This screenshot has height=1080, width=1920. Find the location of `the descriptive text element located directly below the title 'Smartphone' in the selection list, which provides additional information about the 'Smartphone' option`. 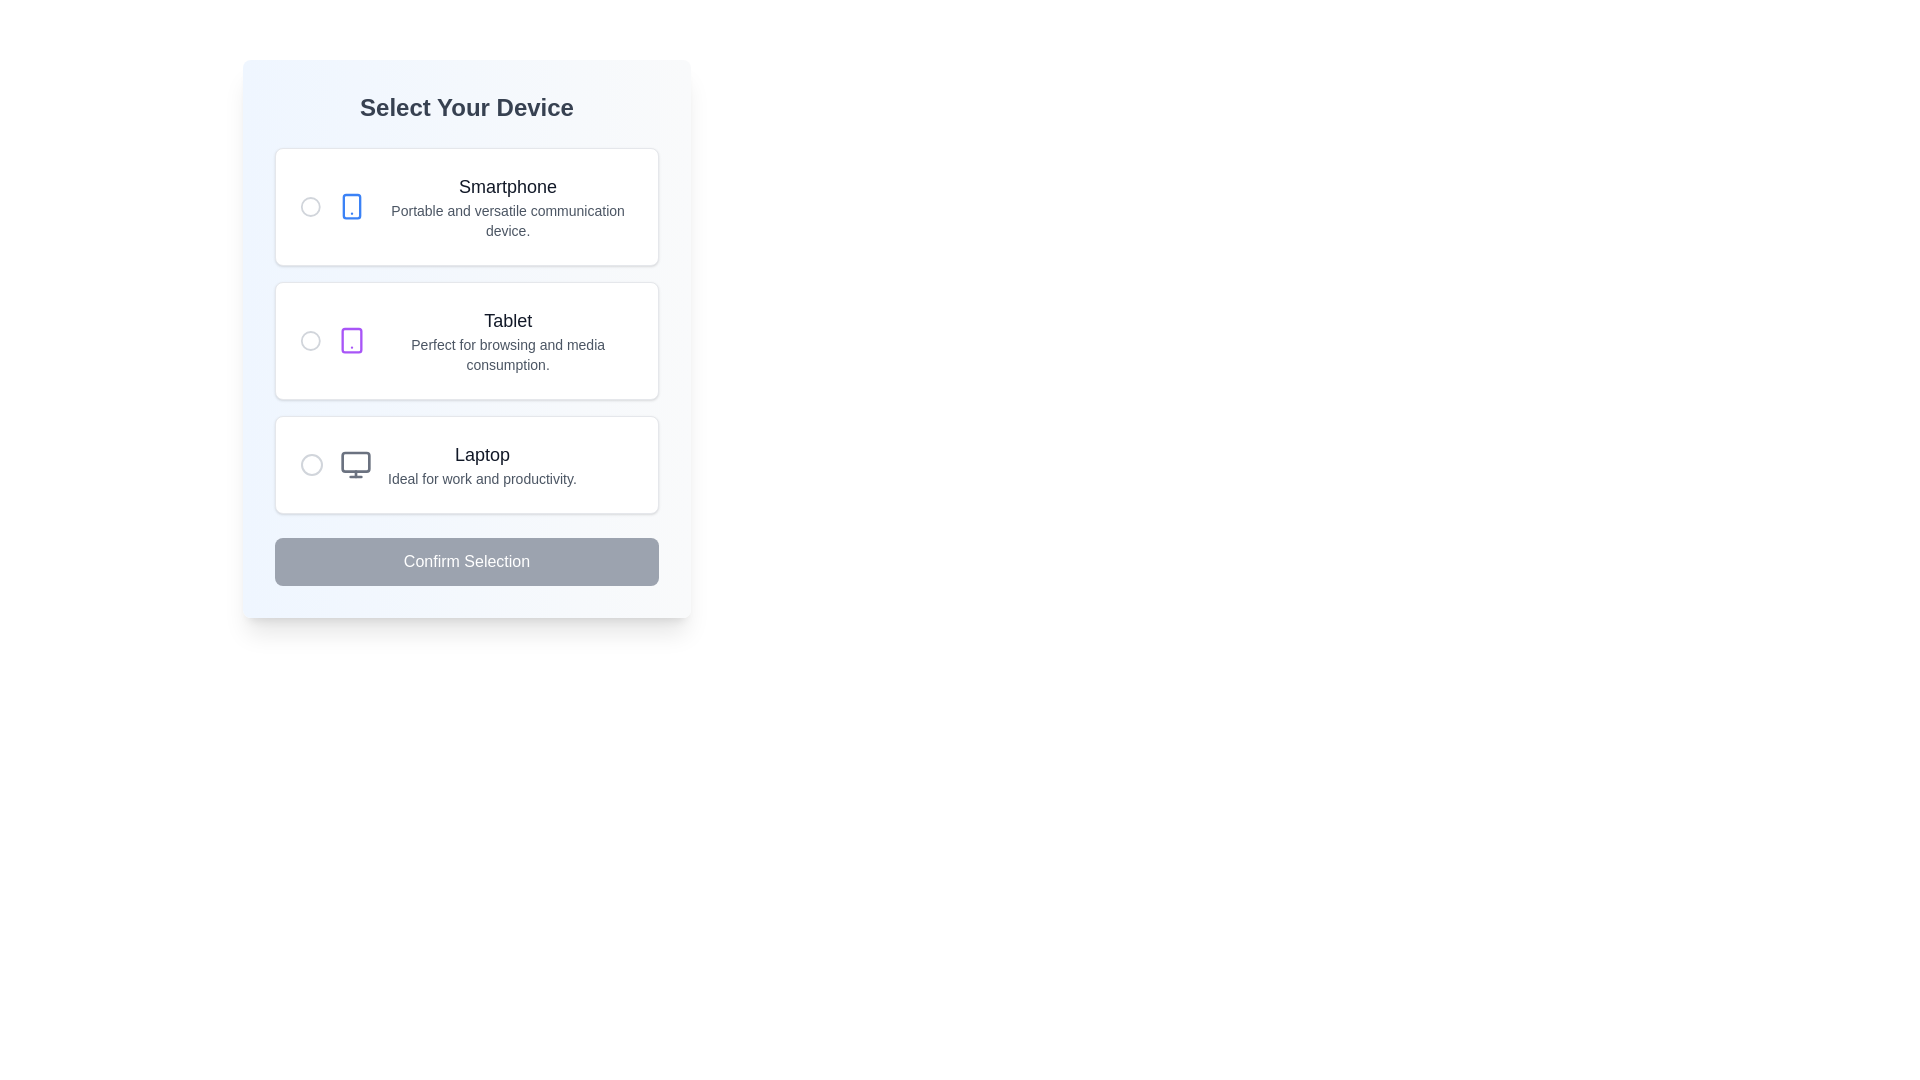

the descriptive text element located directly below the title 'Smartphone' in the selection list, which provides additional information about the 'Smartphone' option is located at coordinates (508, 220).